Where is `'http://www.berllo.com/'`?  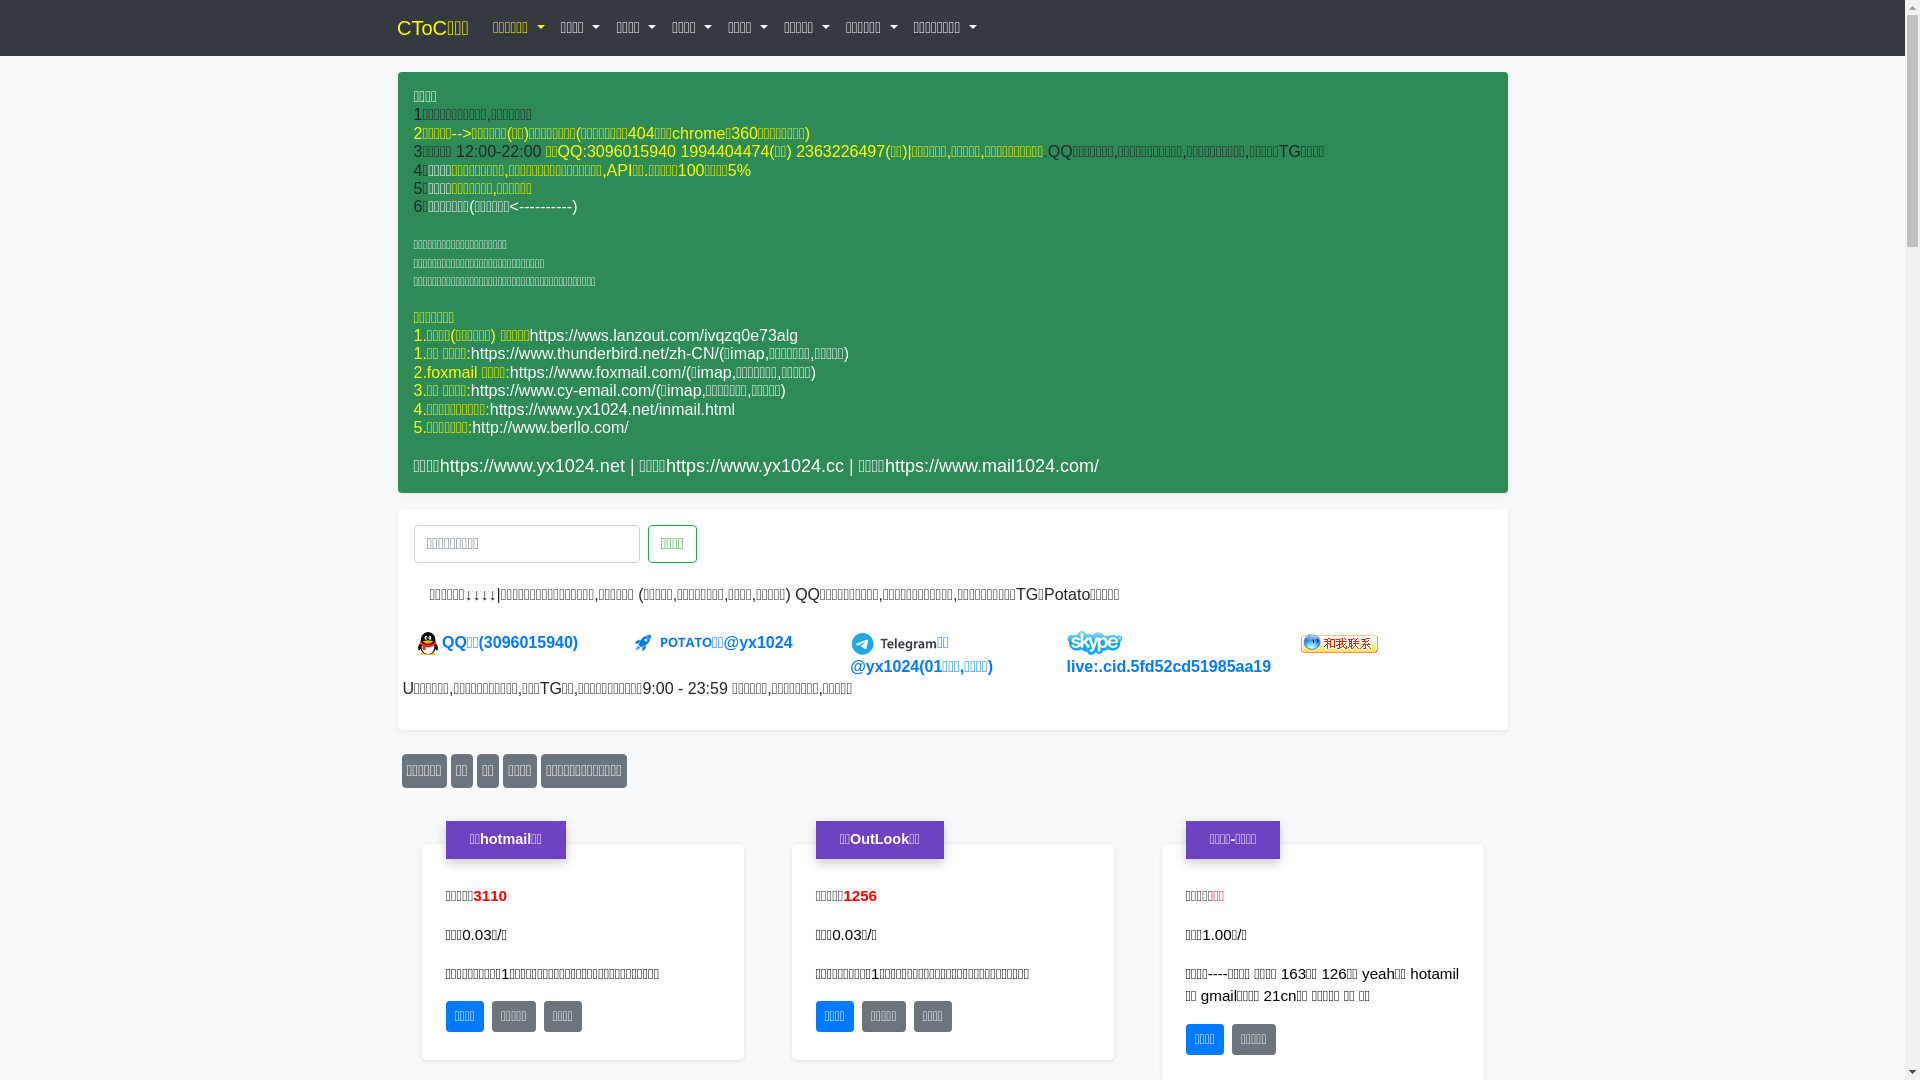 'http://www.berllo.com/' is located at coordinates (550, 426).